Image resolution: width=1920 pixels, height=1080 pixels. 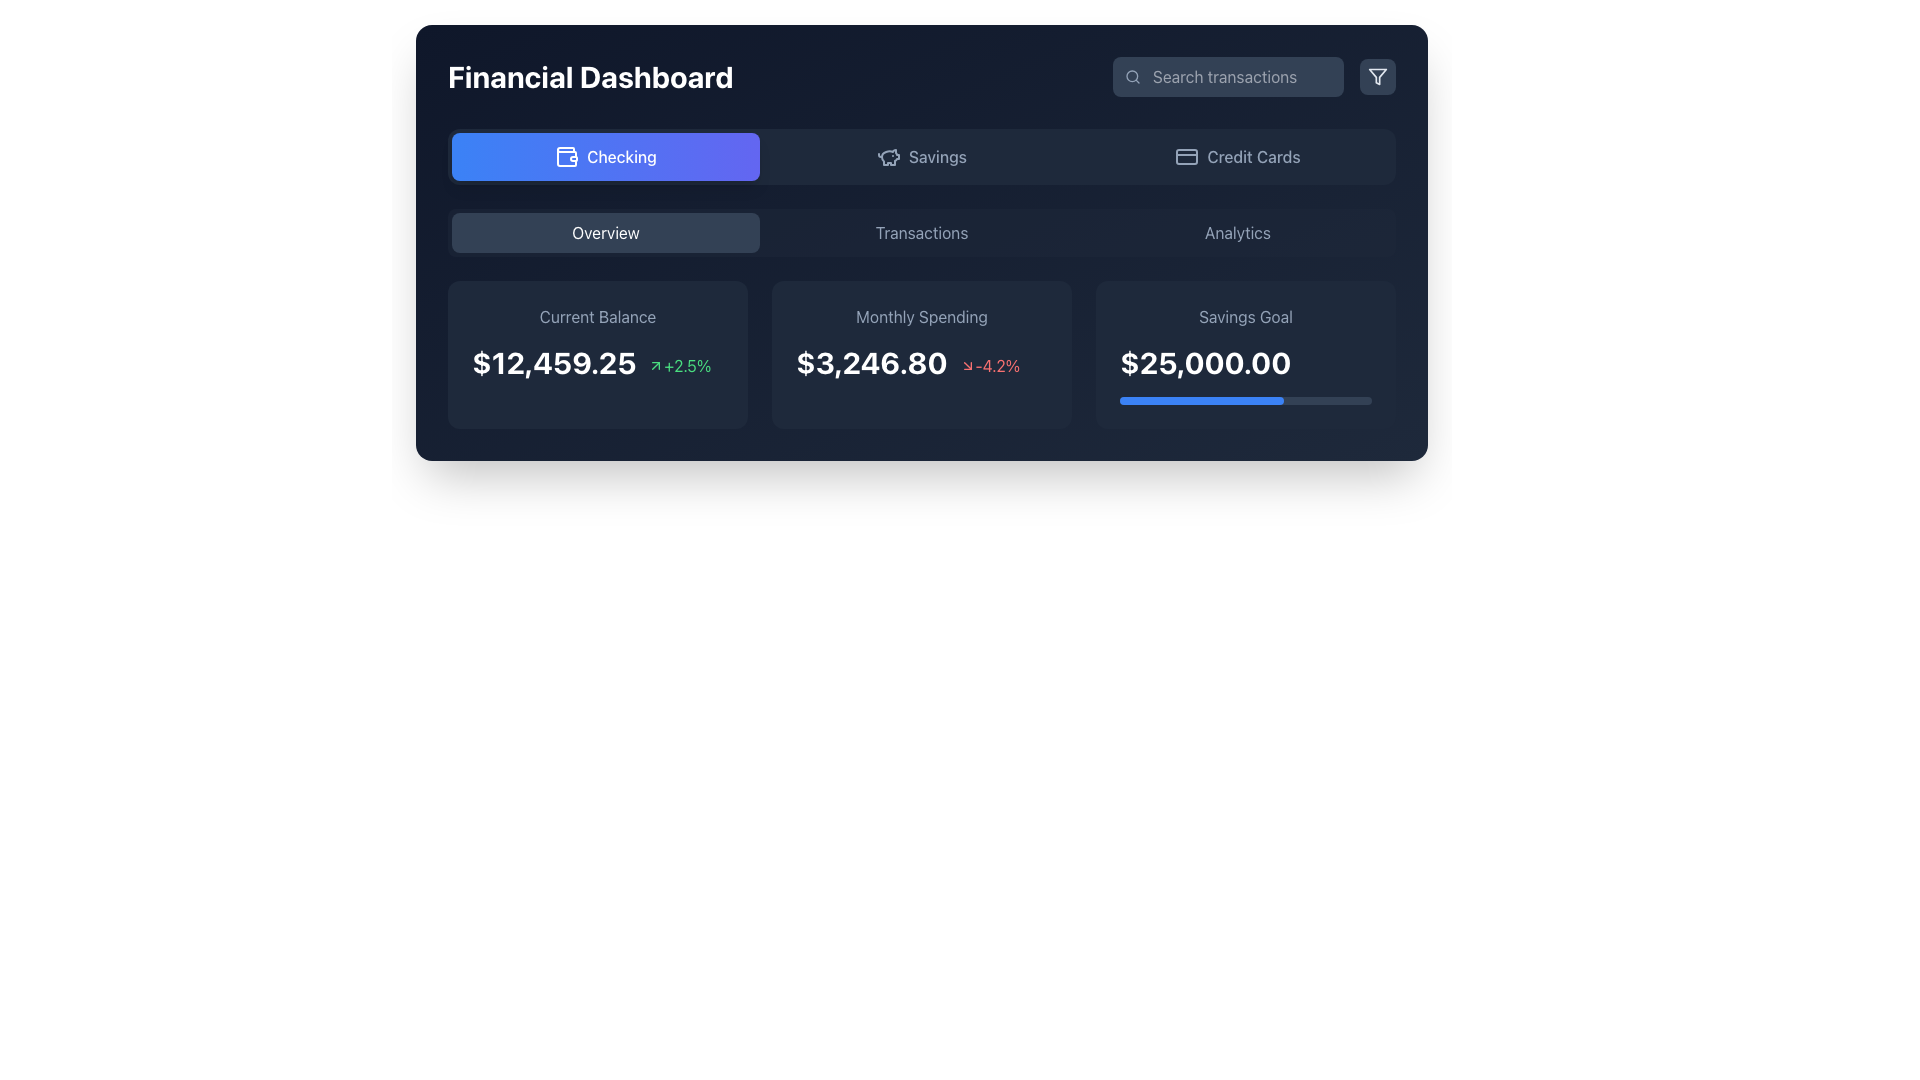 I want to click on the progress bar that visually indicates the proportion of the savings goal achieved, located within the 'Savings Goal' section below the '$25,000.00' text, so click(x=1200, y=401).